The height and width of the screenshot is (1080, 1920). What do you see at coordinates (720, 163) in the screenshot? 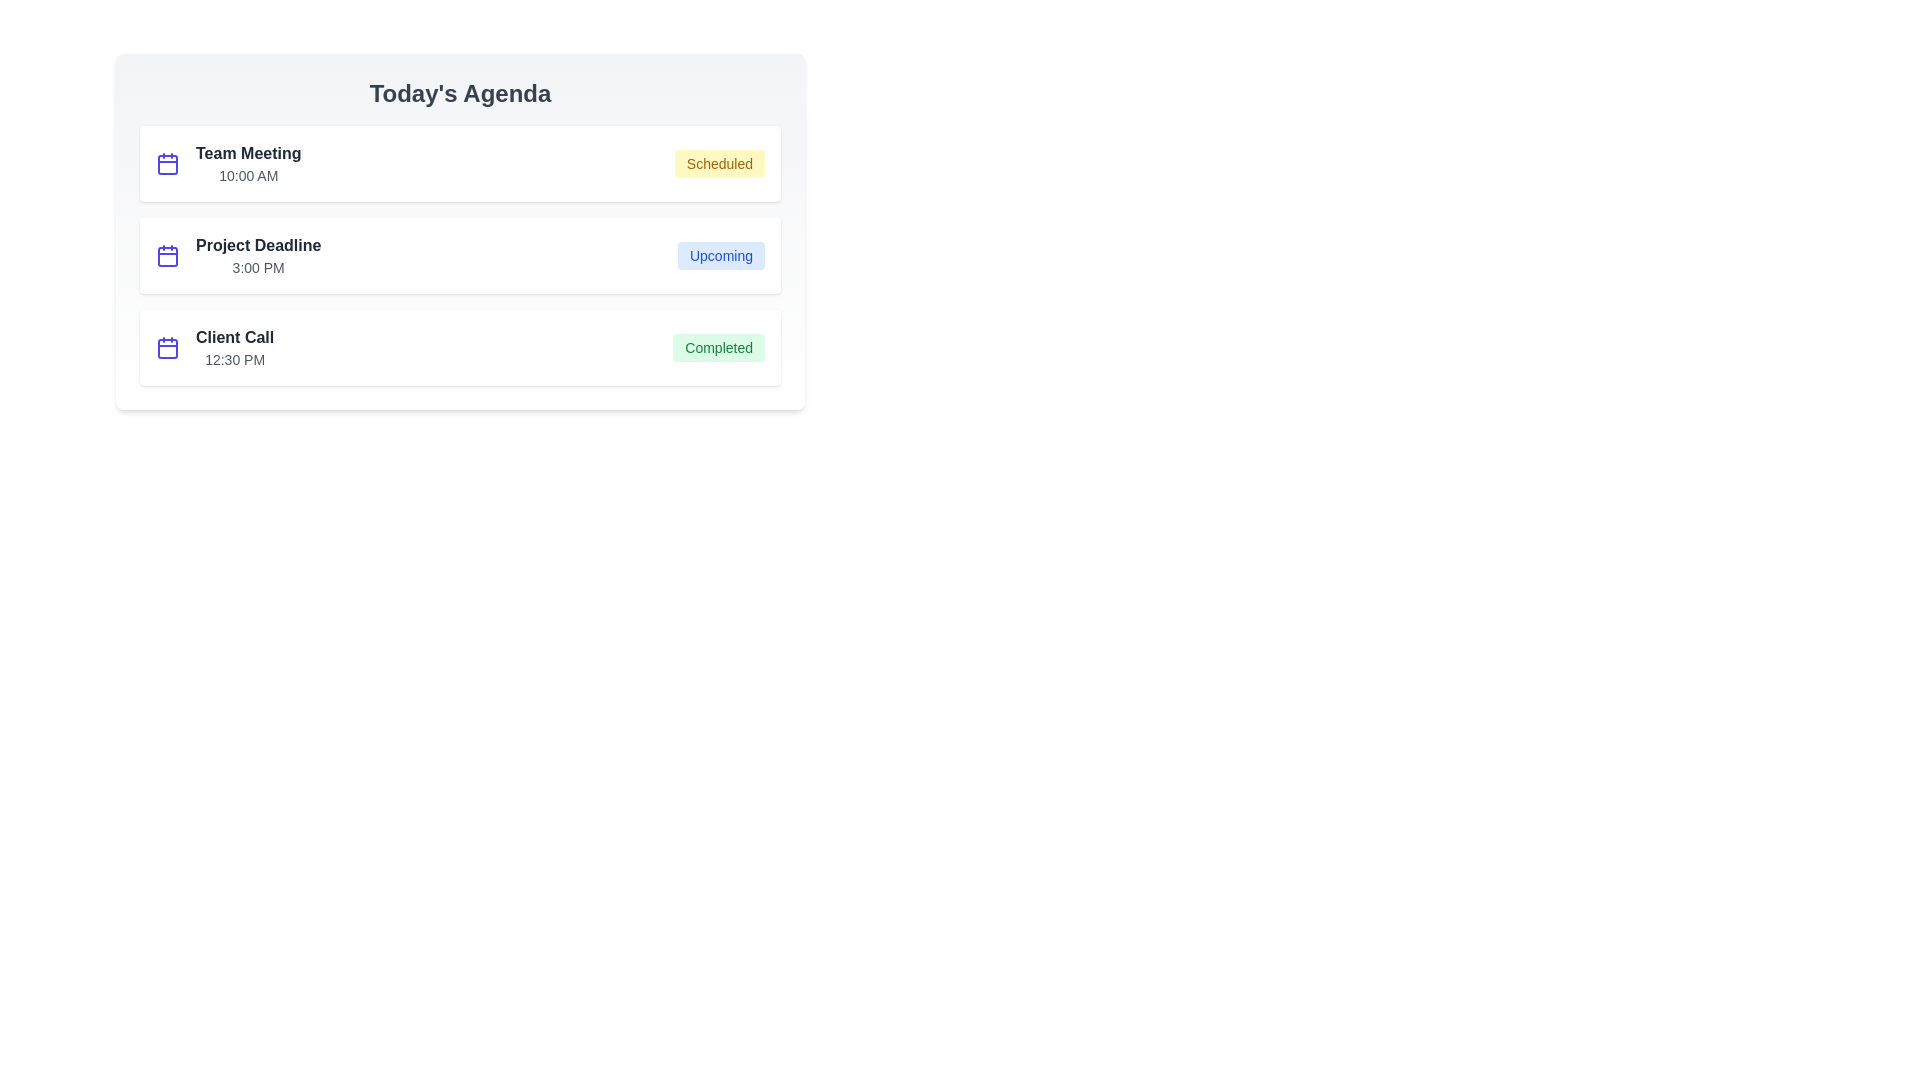
I see `the status tag Scheduled to filter events by the selected status` at bounding box center [720, 163].